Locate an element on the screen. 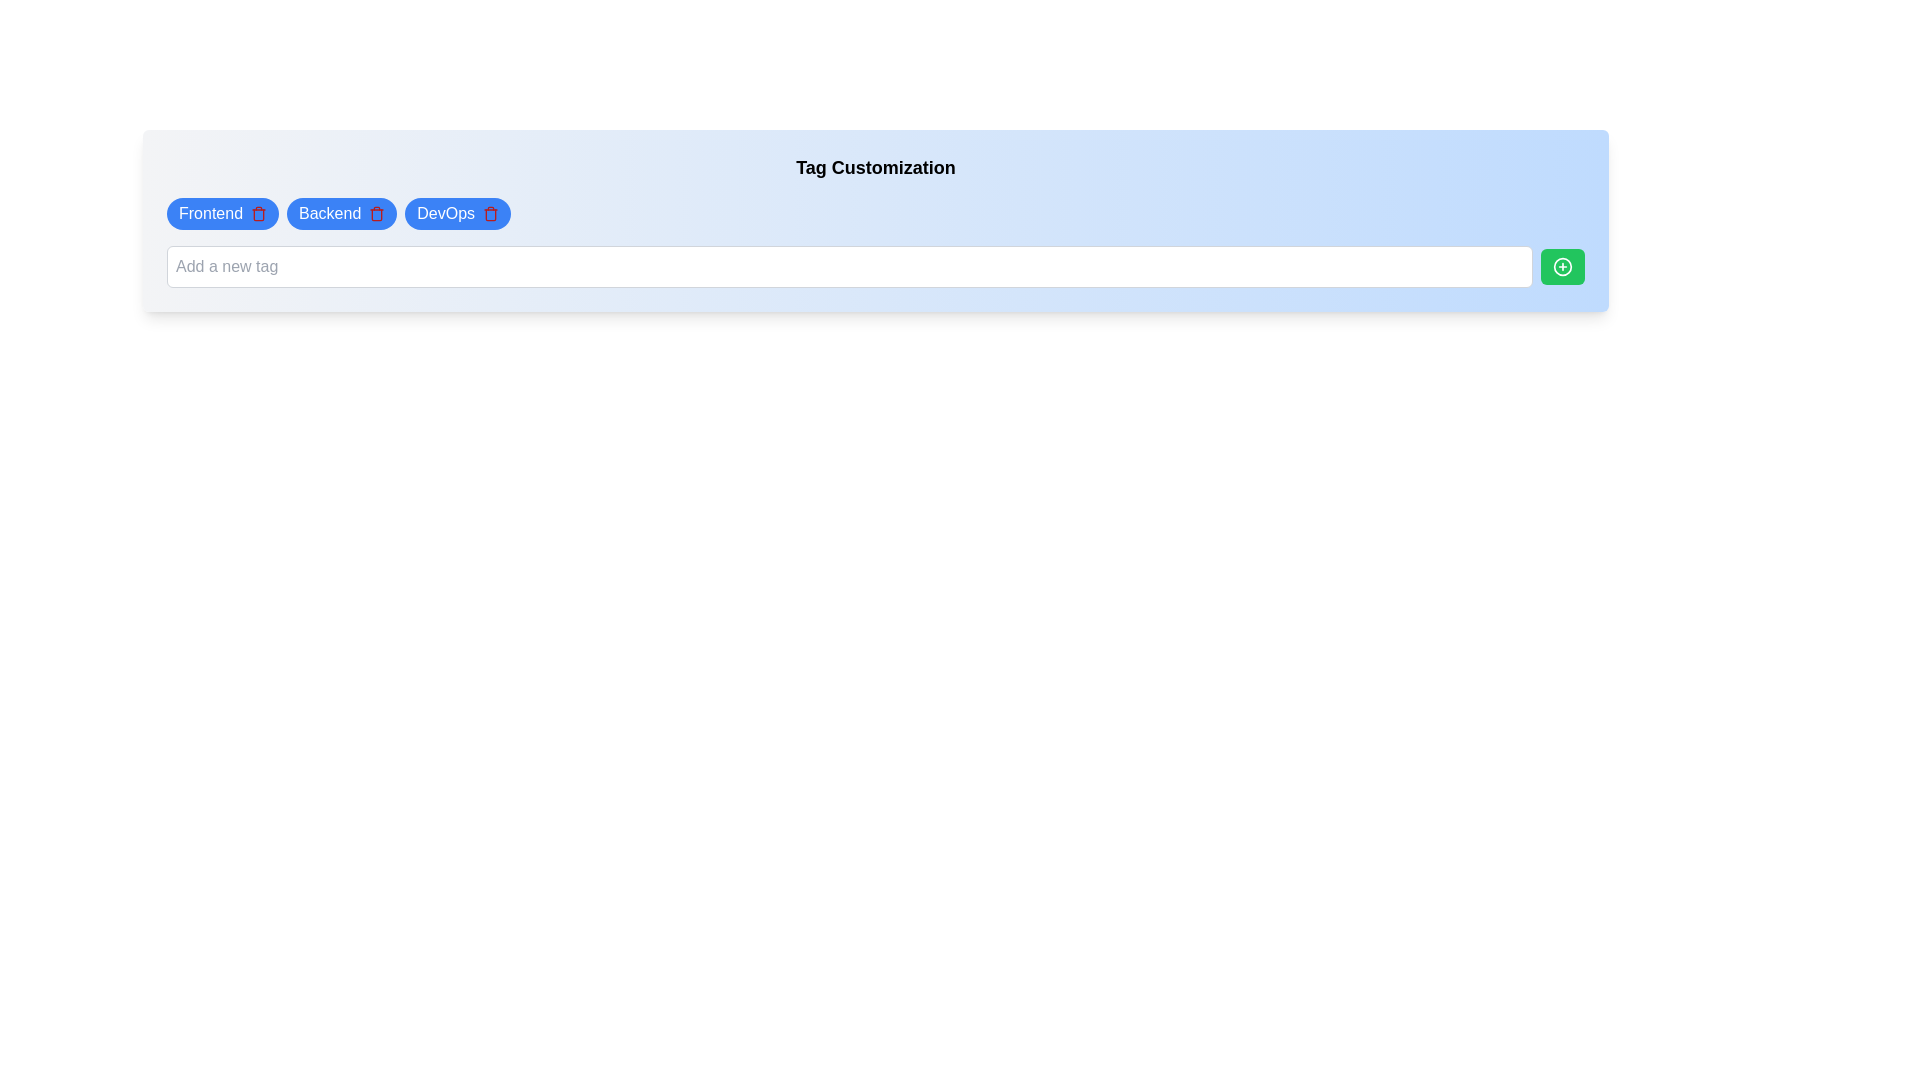 This screenshot has width=1920, height=1080. the red trash icon next to the 'Frontend' text is located at coordinates (258, 213).